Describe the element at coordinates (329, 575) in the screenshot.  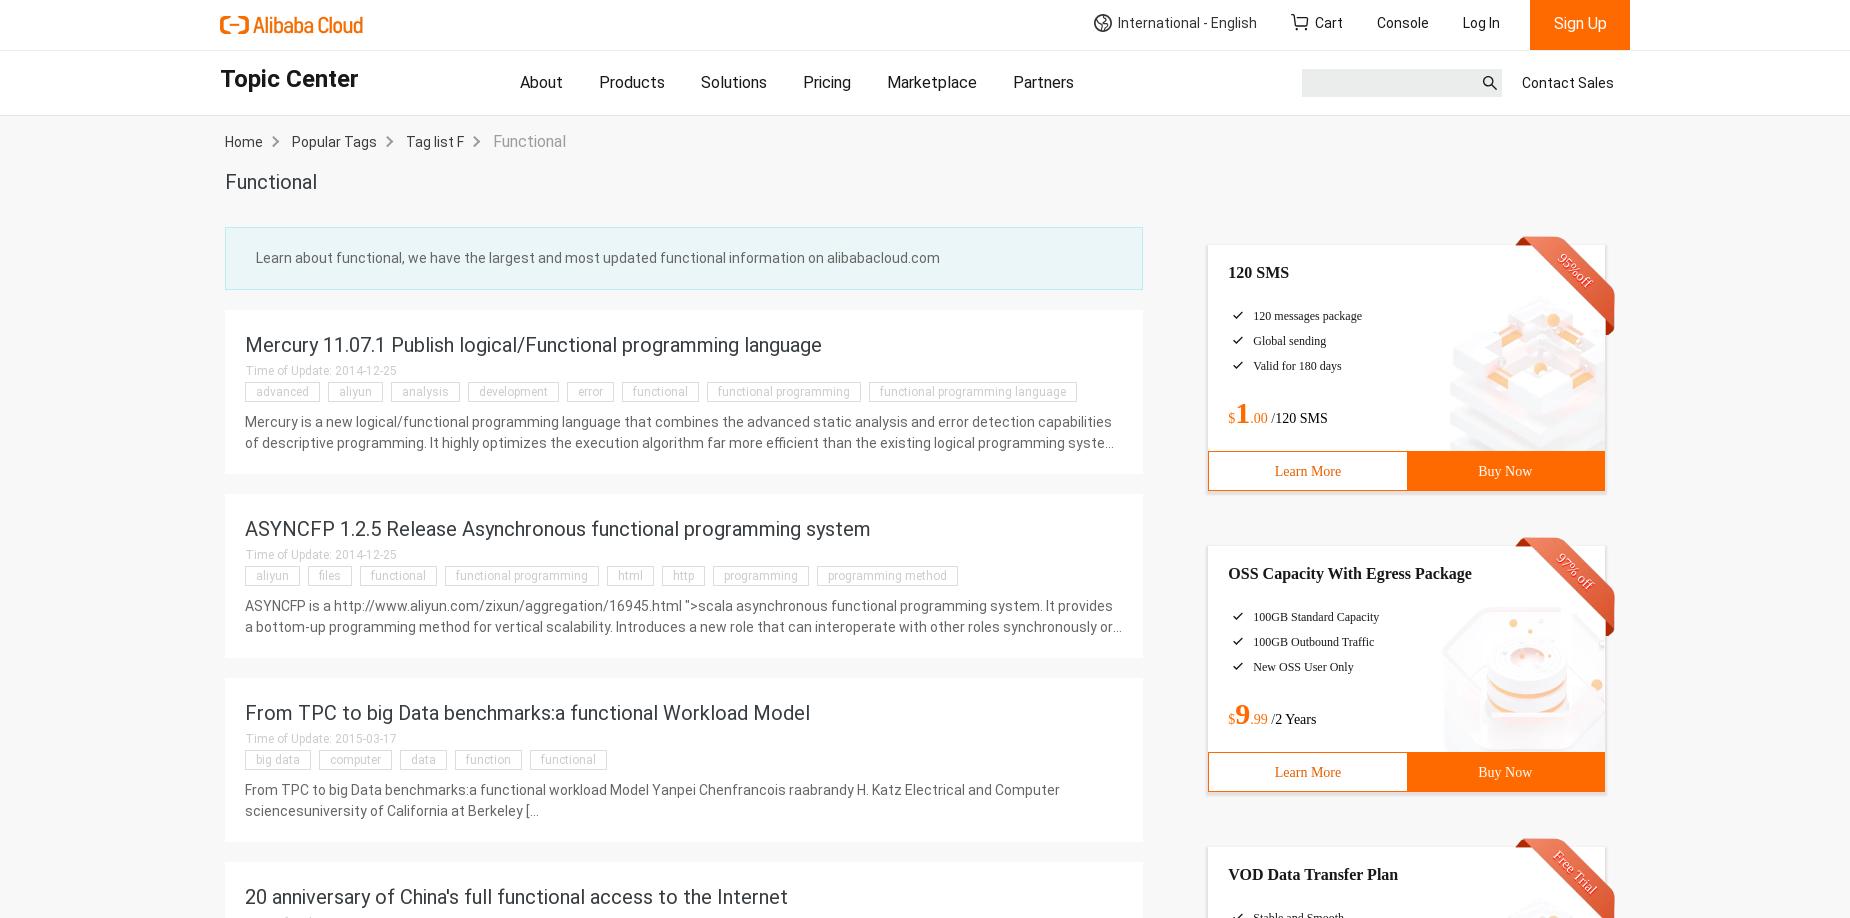
I see `'files'` at that location.